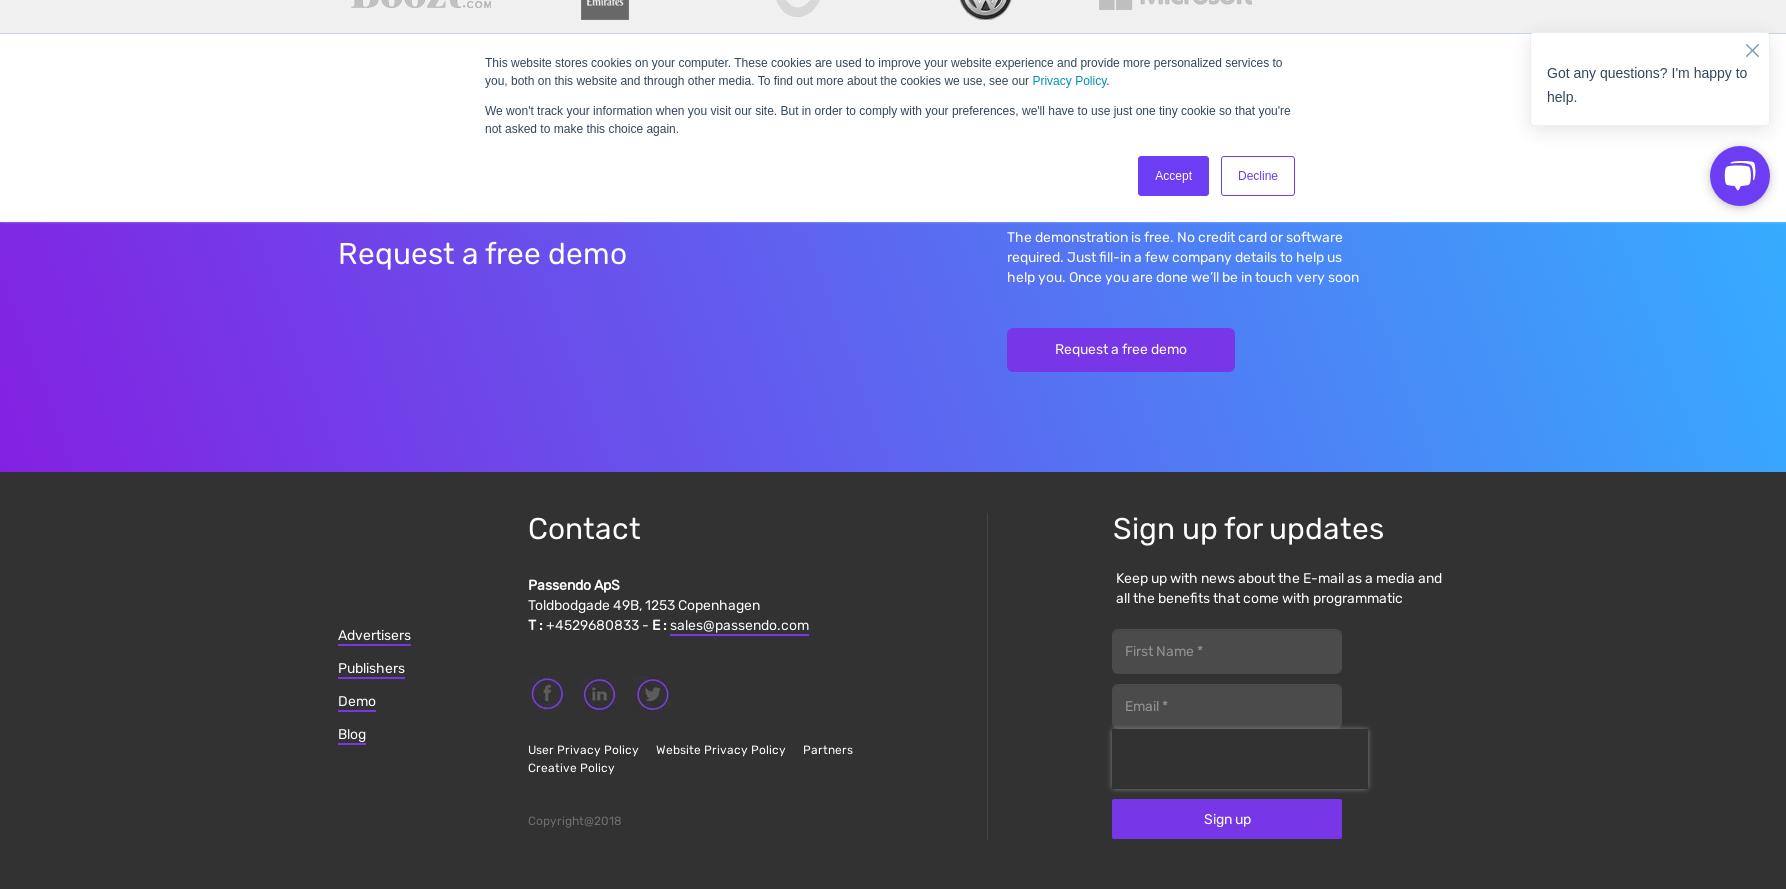  What do you see at coordinates (484, 119) in the screenshot?
I see `'We won't track your information when you visit our site. But in order to comply with your preferences, we'll have to use just one tiny cookie so that you're not asked to make this choice again.'` at bounding box center [484, 119].